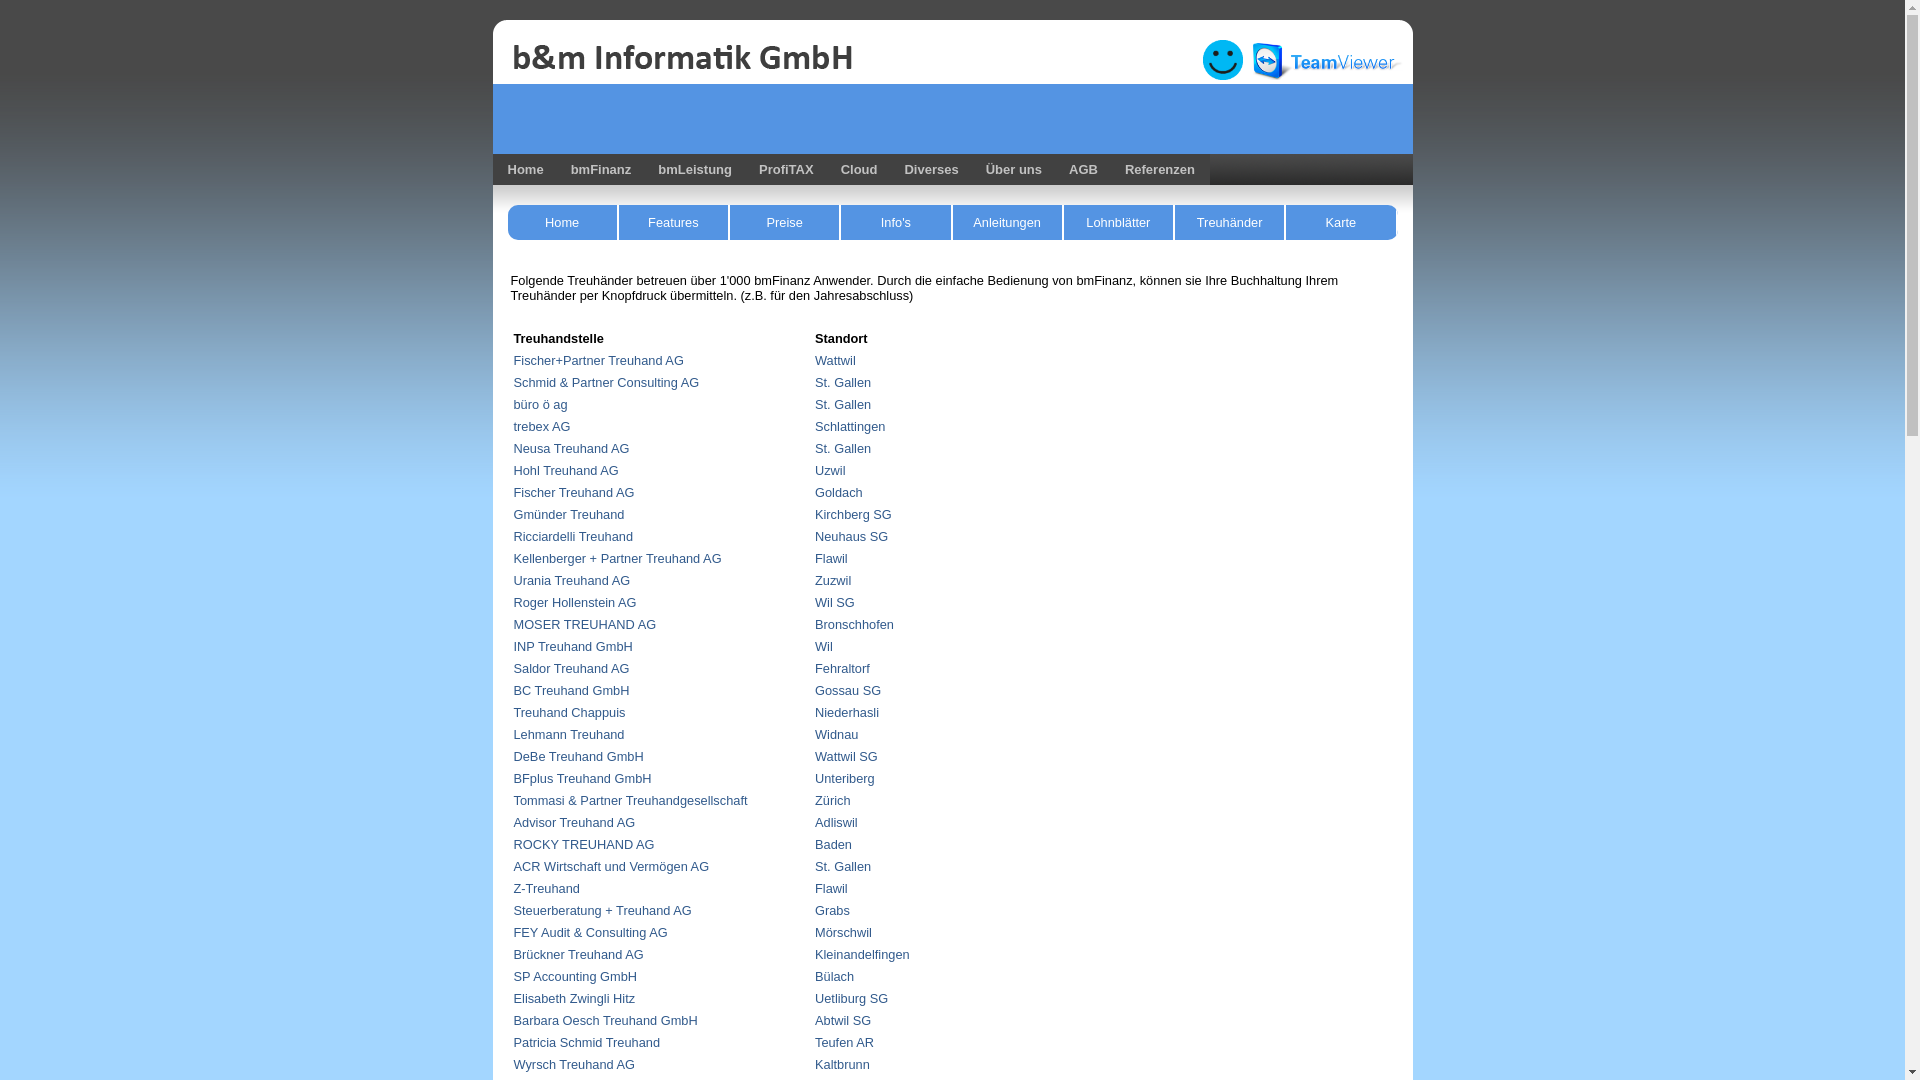 The width and height of the screenshot is (1920, 1080). I want to click on 'Neusa Treuhand AG', so click(570, 447).